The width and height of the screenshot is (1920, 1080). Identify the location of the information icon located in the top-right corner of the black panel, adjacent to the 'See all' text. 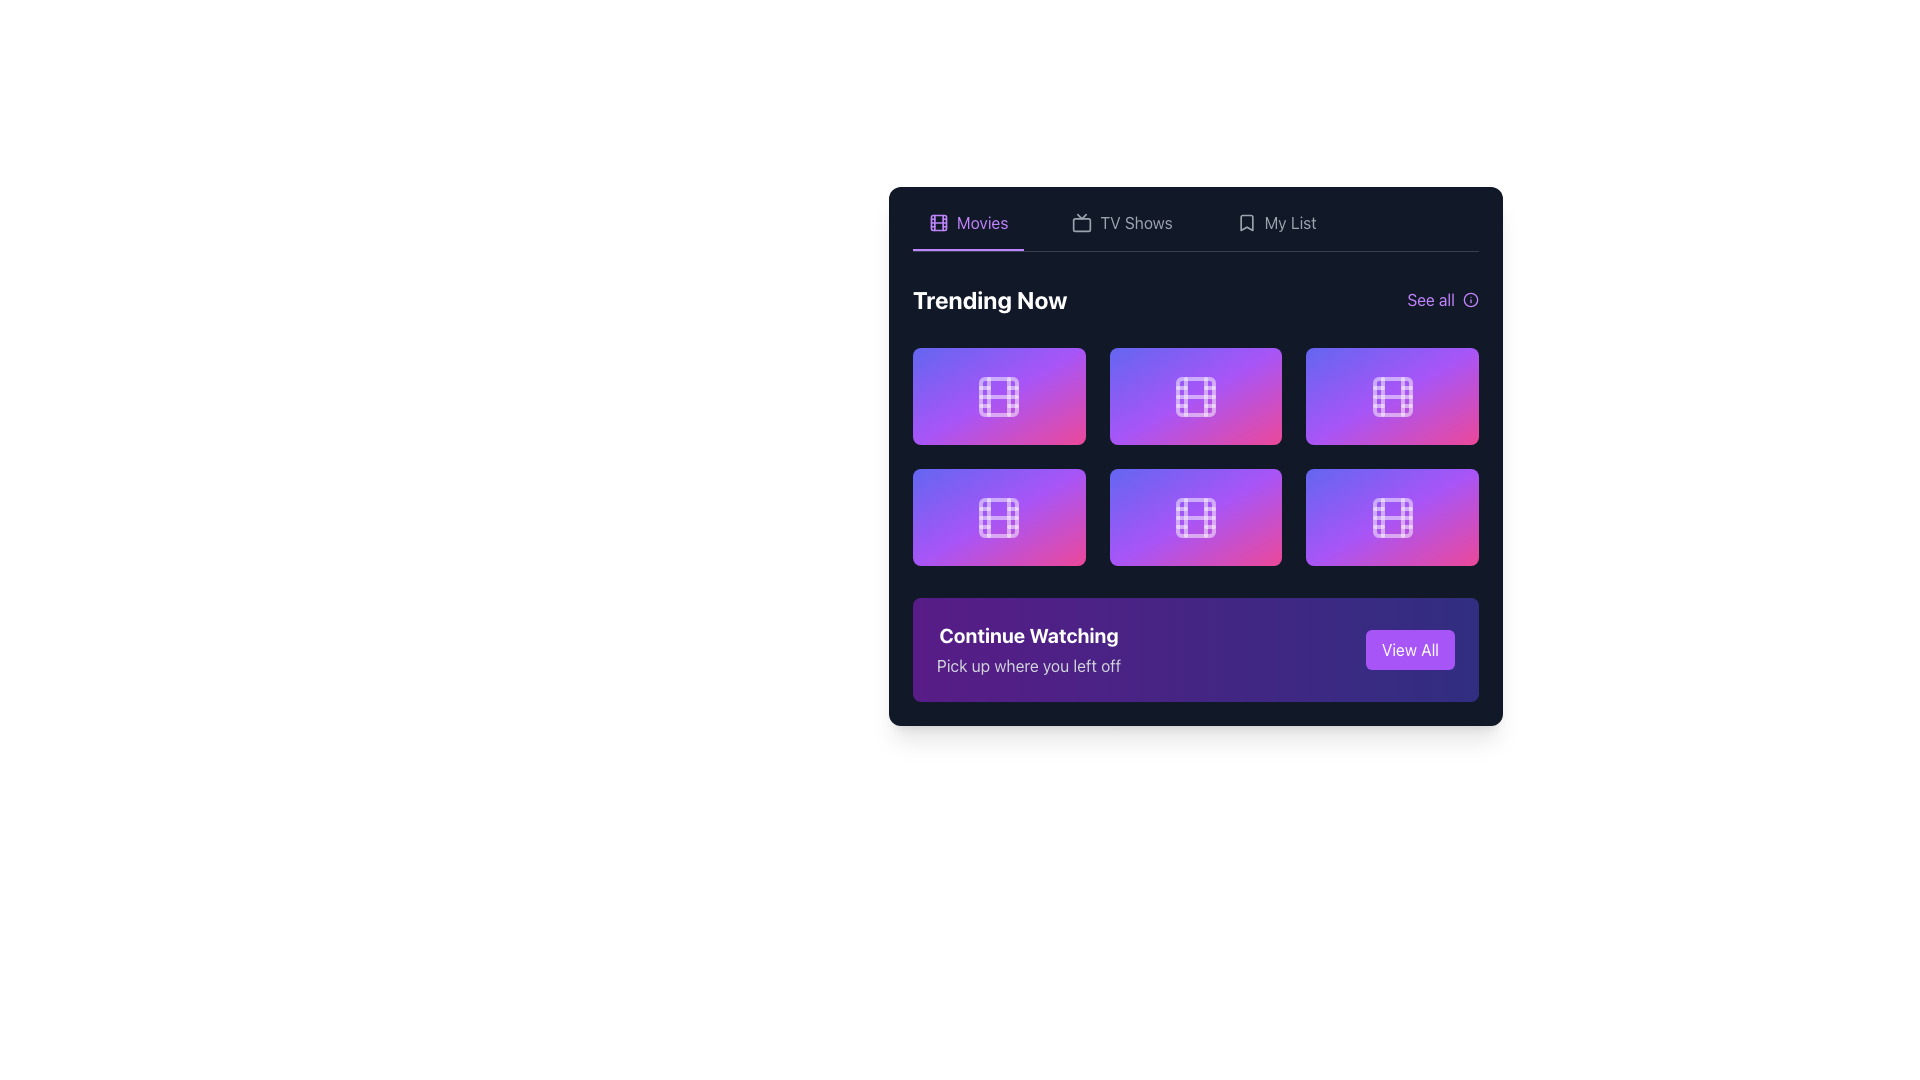
(1470, 300).